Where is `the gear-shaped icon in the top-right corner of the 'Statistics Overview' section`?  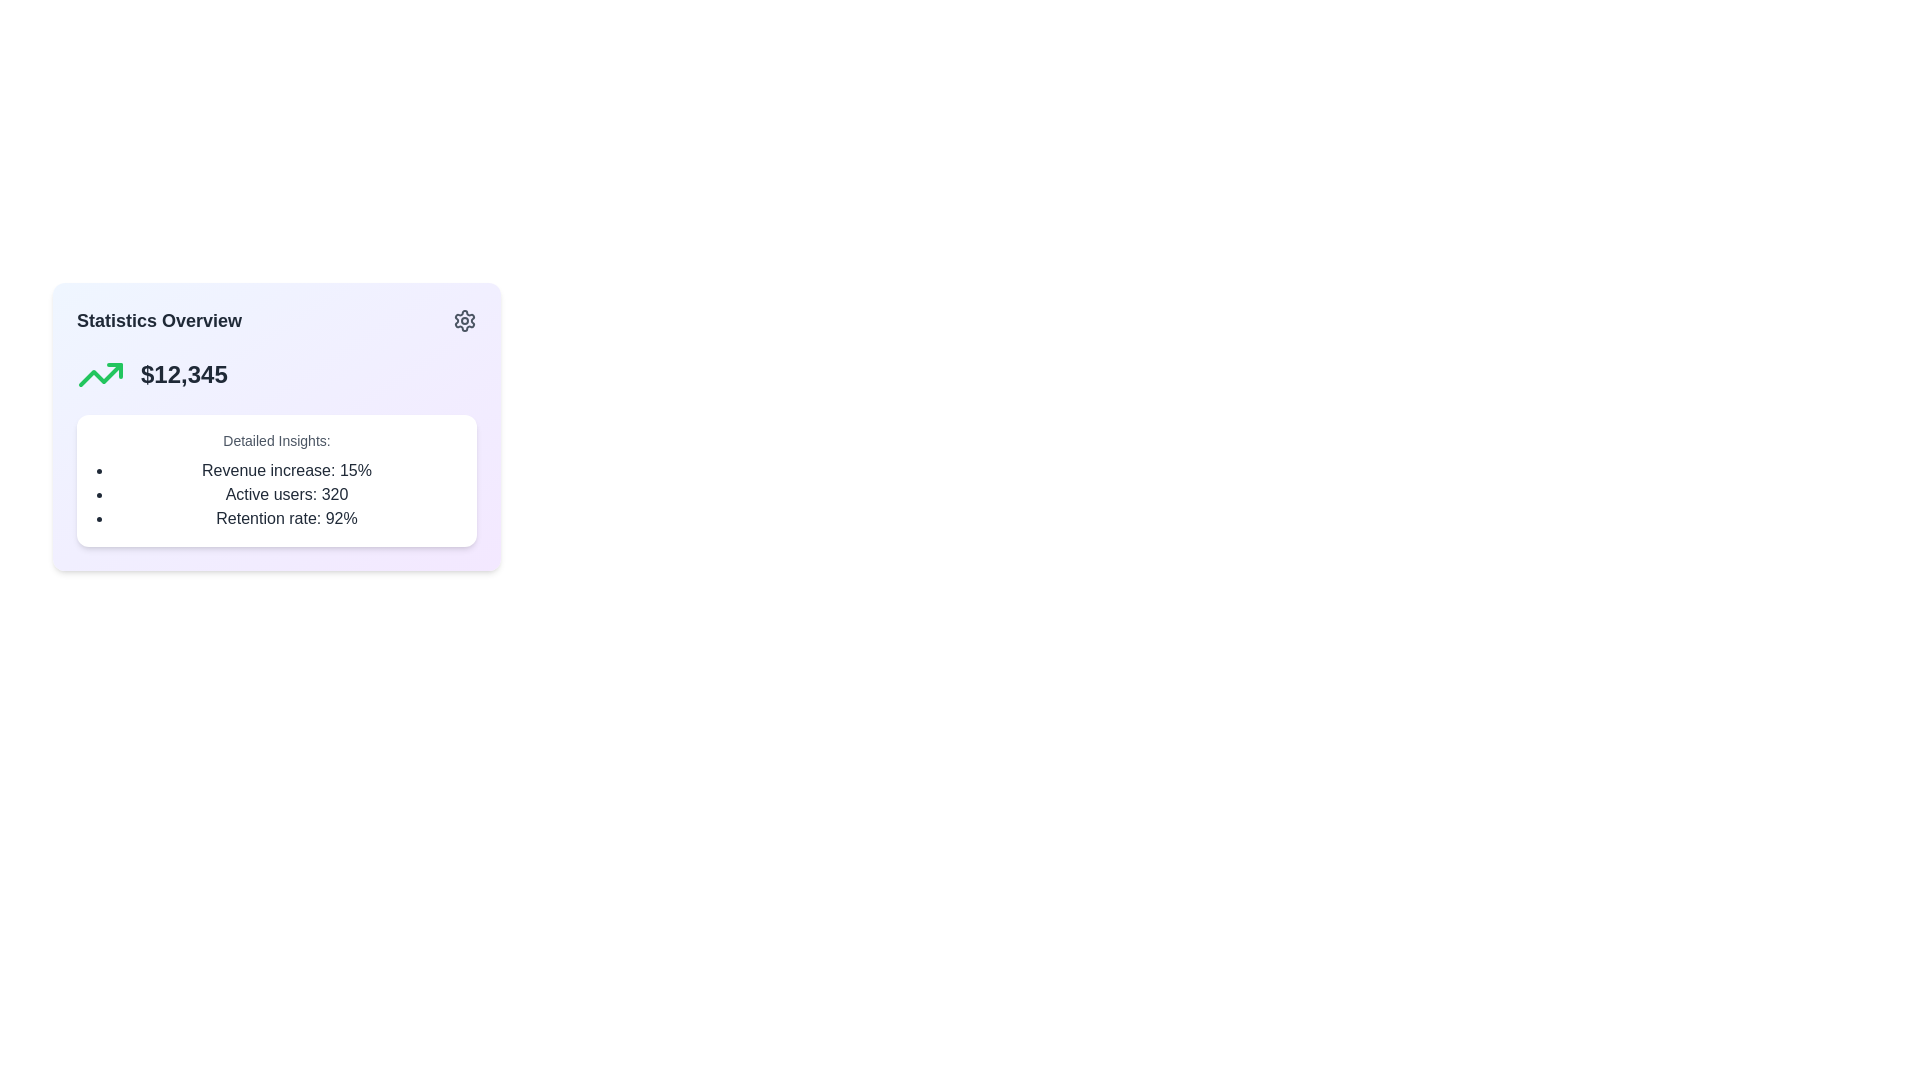 the gear-shaped icon in the top-right corner of the 'Statistics Overview' section is located at coordinates (464, 319).